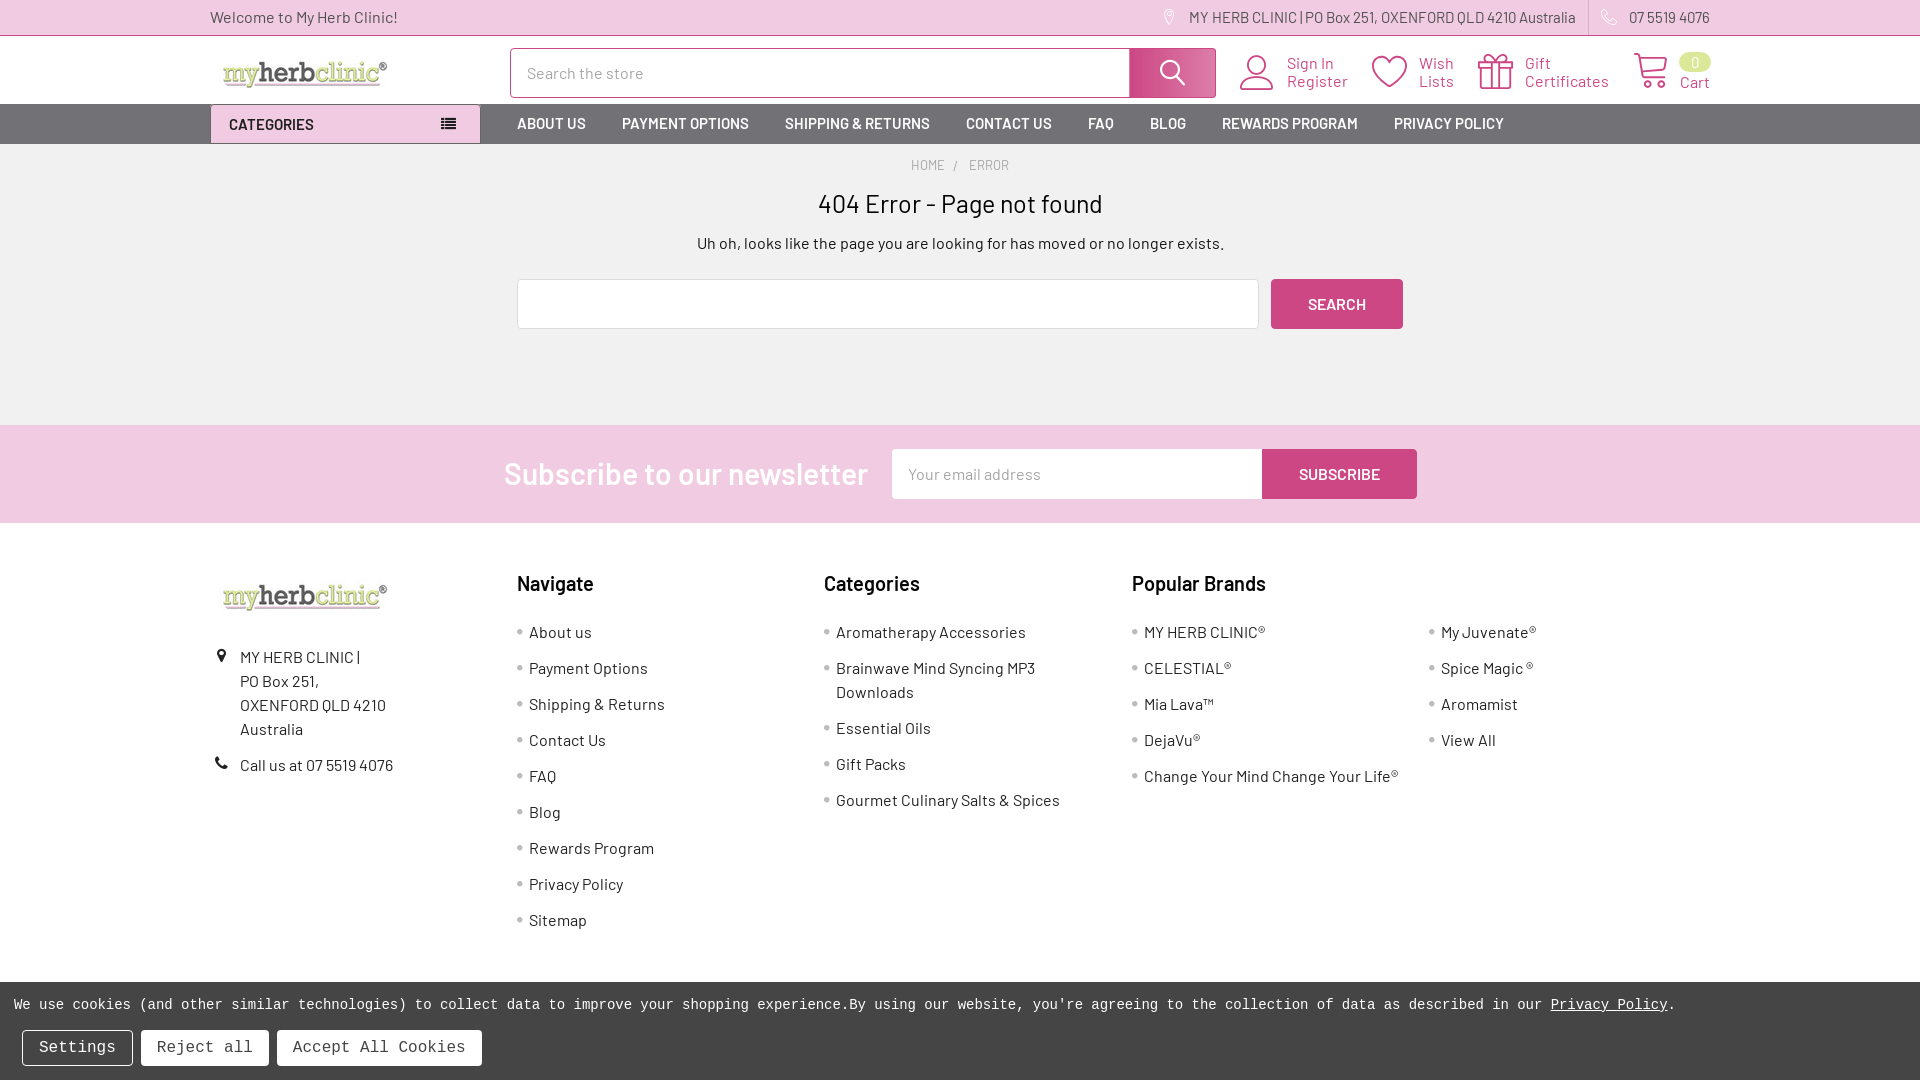 The height and width of the screenshot is (1080, 1920). Describe the element at coordinates (528, 882) in the screenshot. I see `'Privacy Policy'` at that location.